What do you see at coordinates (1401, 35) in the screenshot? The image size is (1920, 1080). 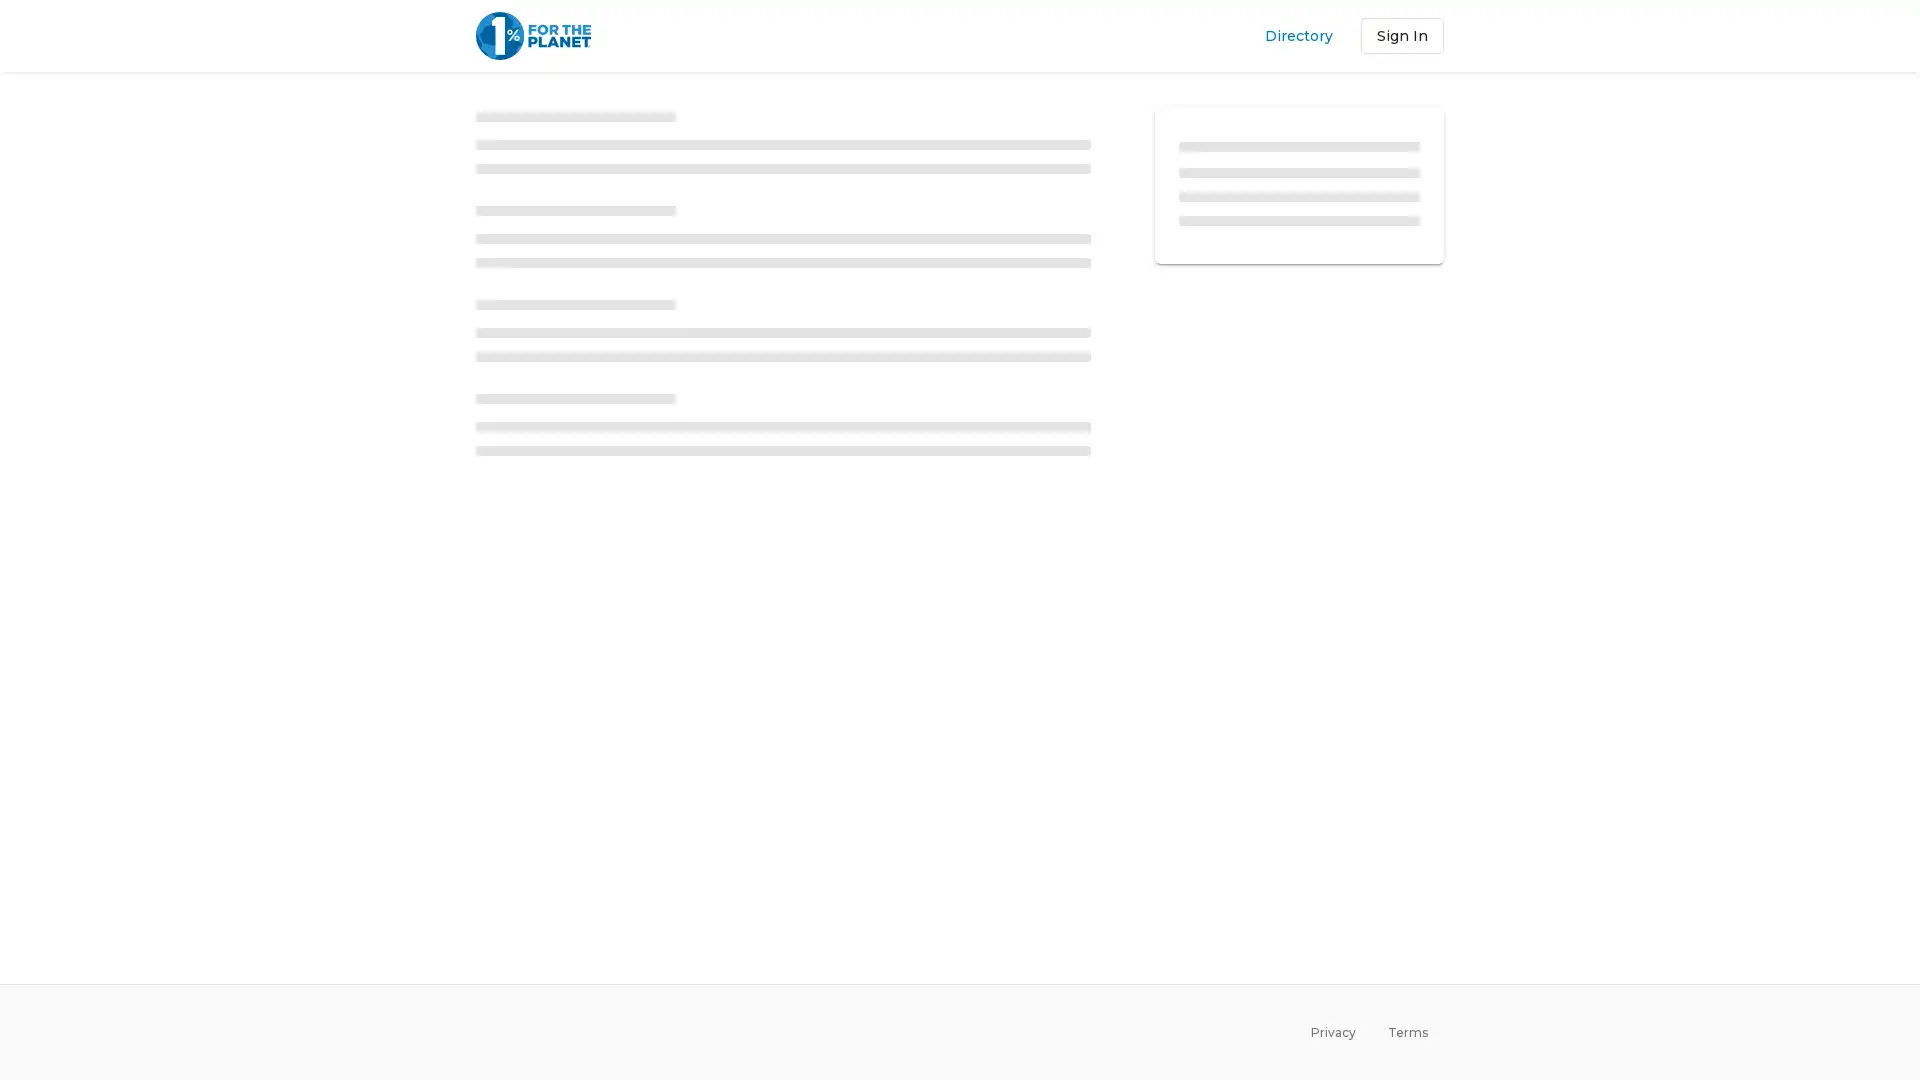 I see `Sign In` at bounding box center [1401, 35].